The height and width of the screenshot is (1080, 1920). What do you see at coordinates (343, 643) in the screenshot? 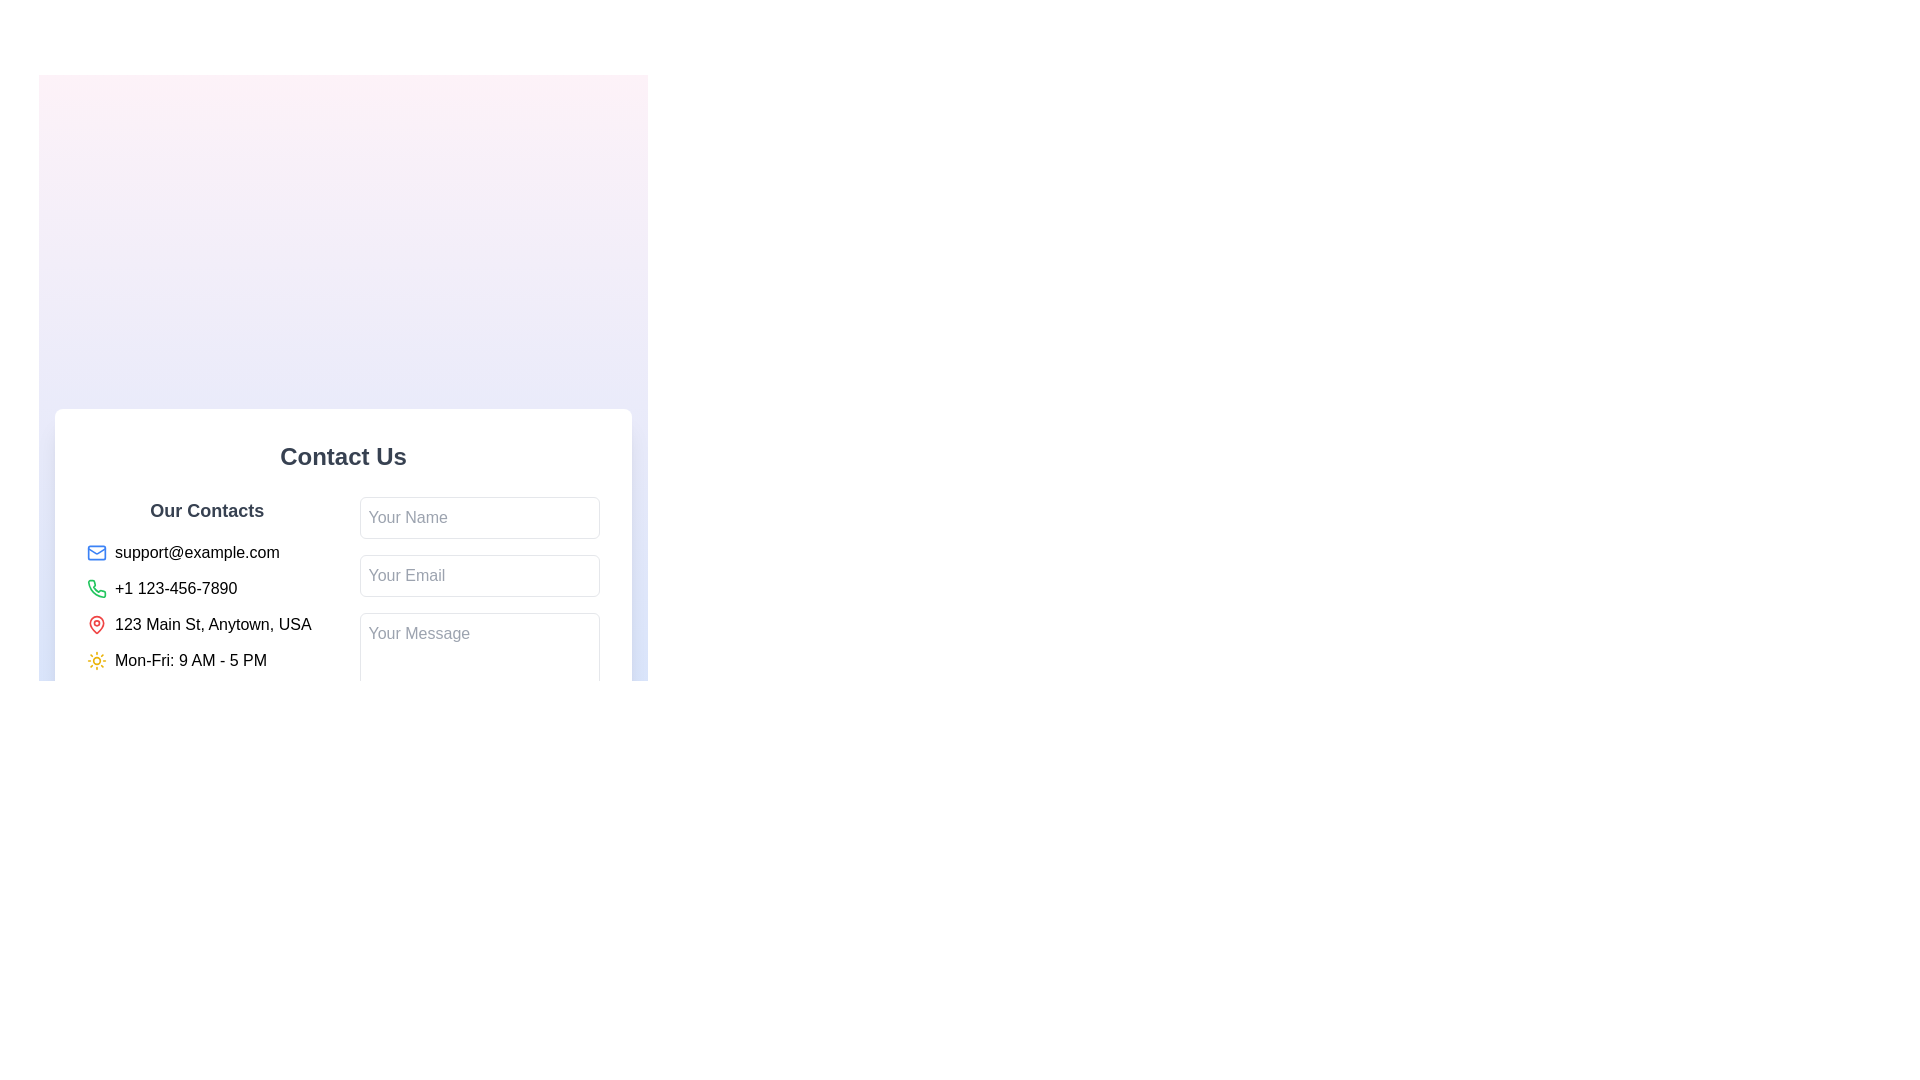
I see `contact information displayed in the Information panel located on the left column of the 'Contact Us' section` at bounding box center [343, 643].